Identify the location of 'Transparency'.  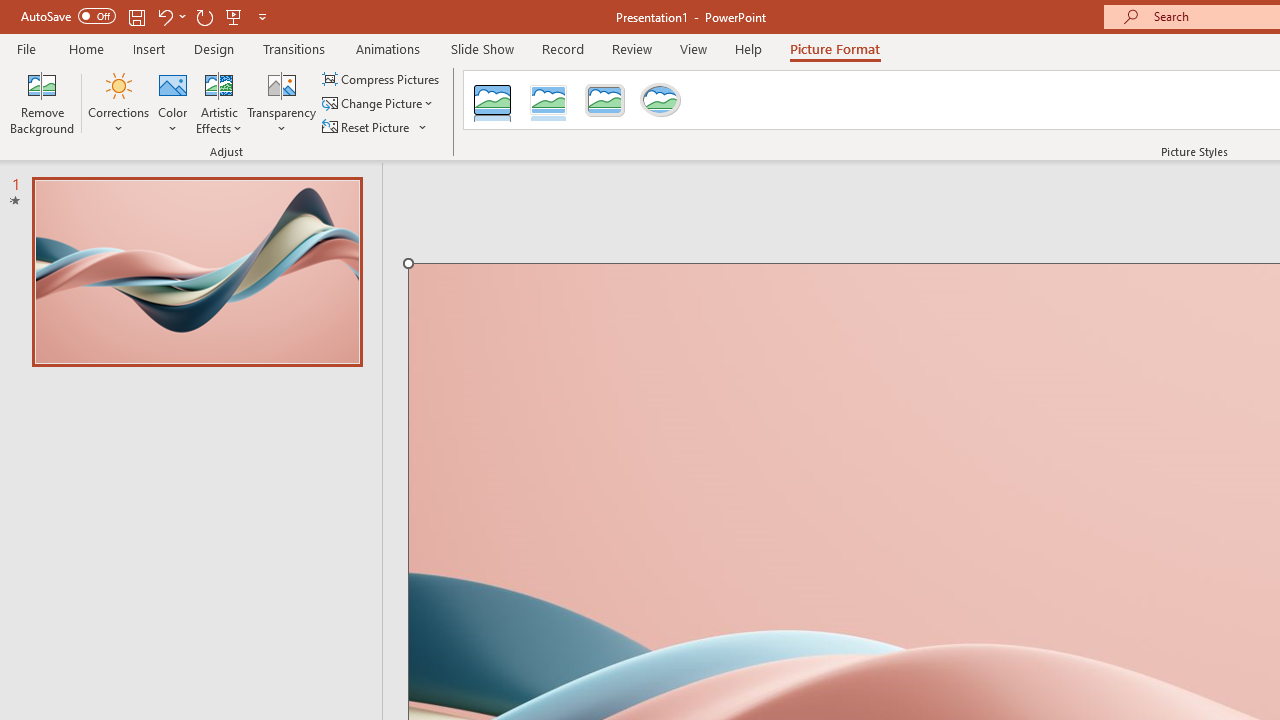
(280, 103).